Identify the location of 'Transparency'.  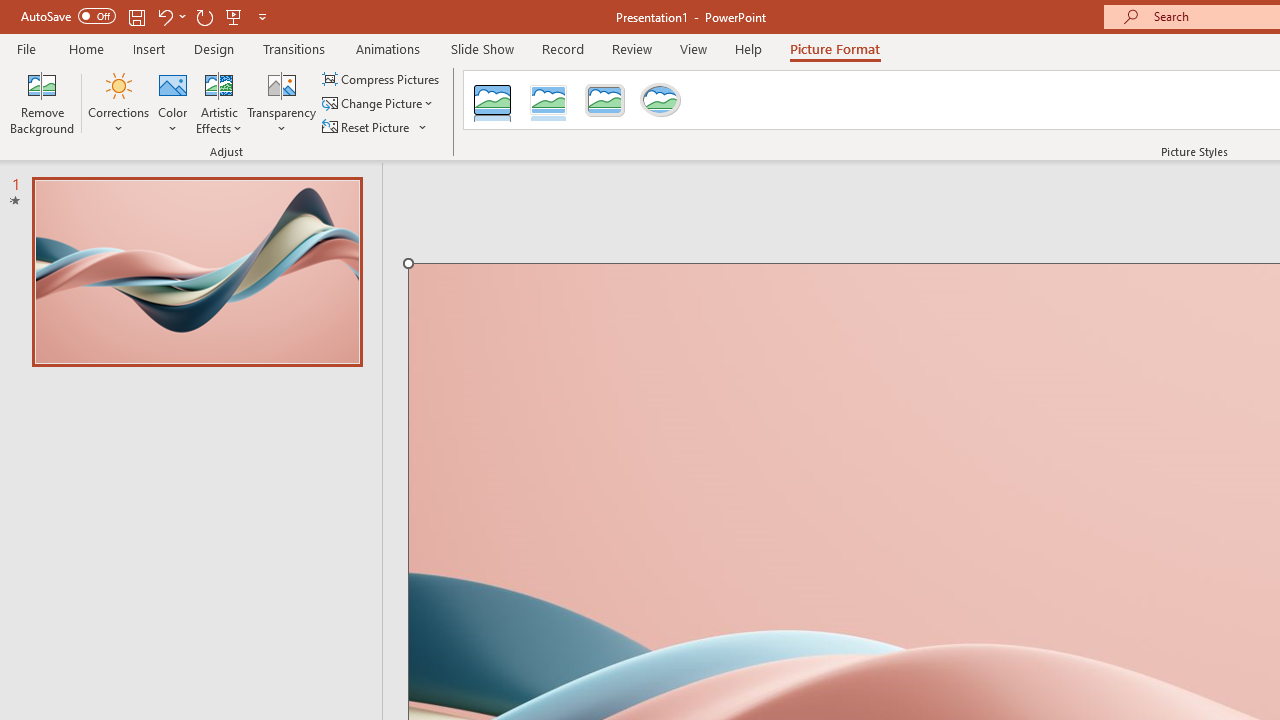
(280, 103).